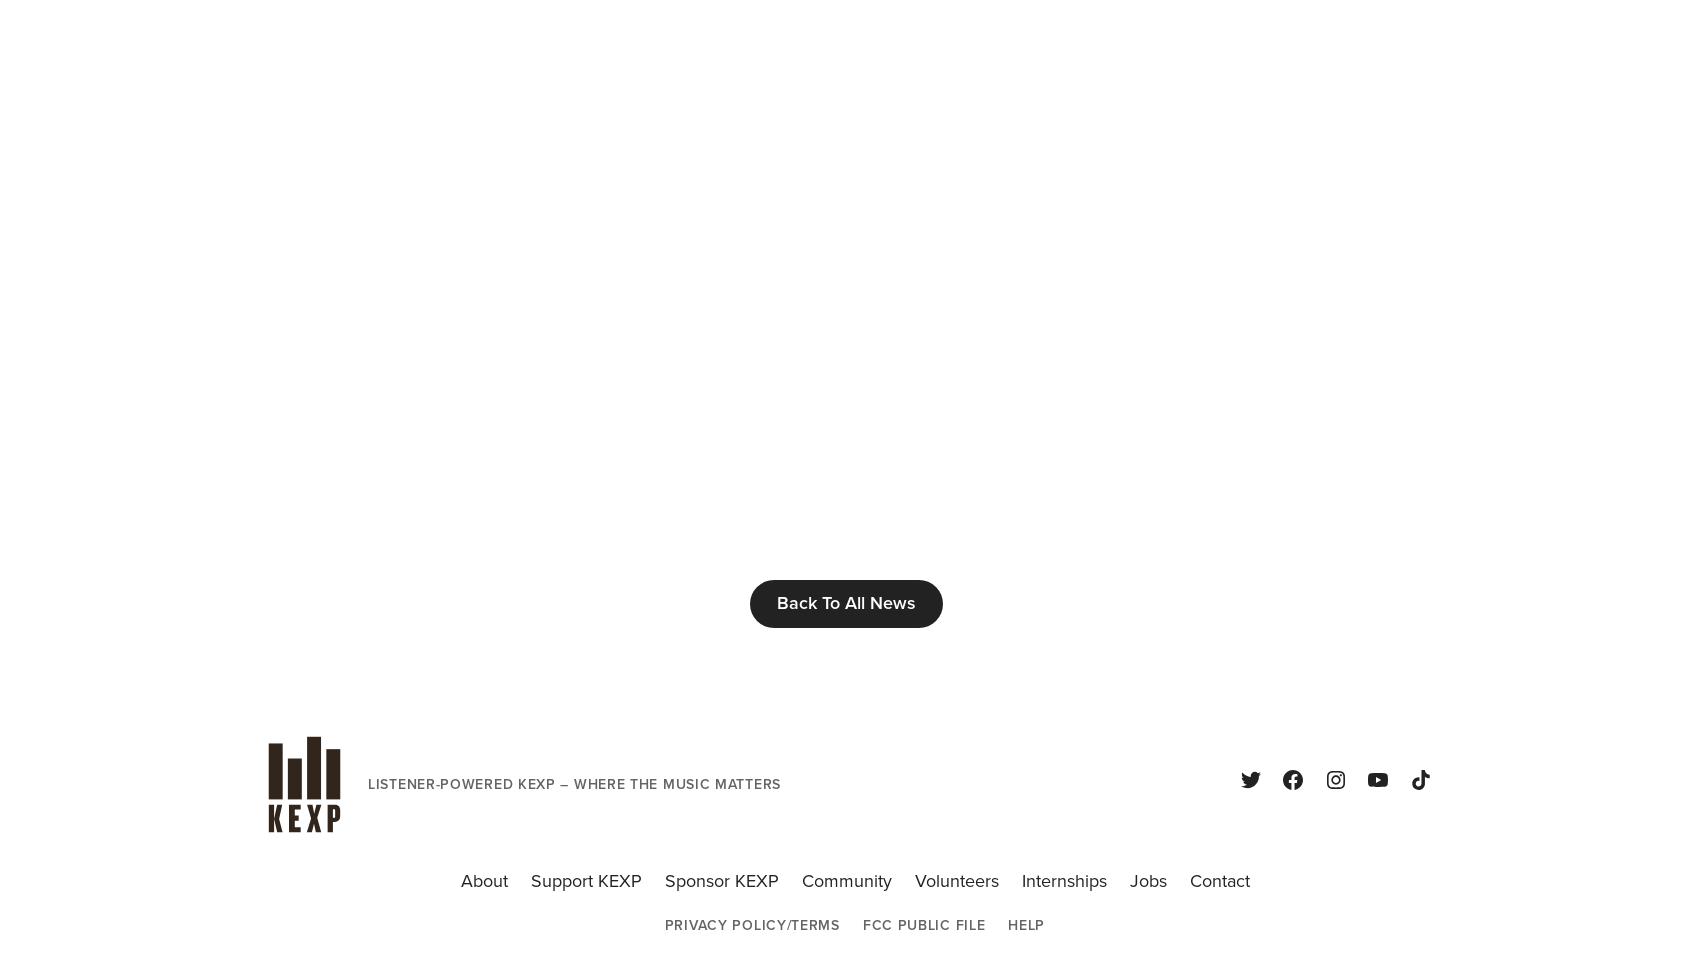 This screenshot has height=972, width=1692. I want to click on 'Volunteers', so click(955, 881).